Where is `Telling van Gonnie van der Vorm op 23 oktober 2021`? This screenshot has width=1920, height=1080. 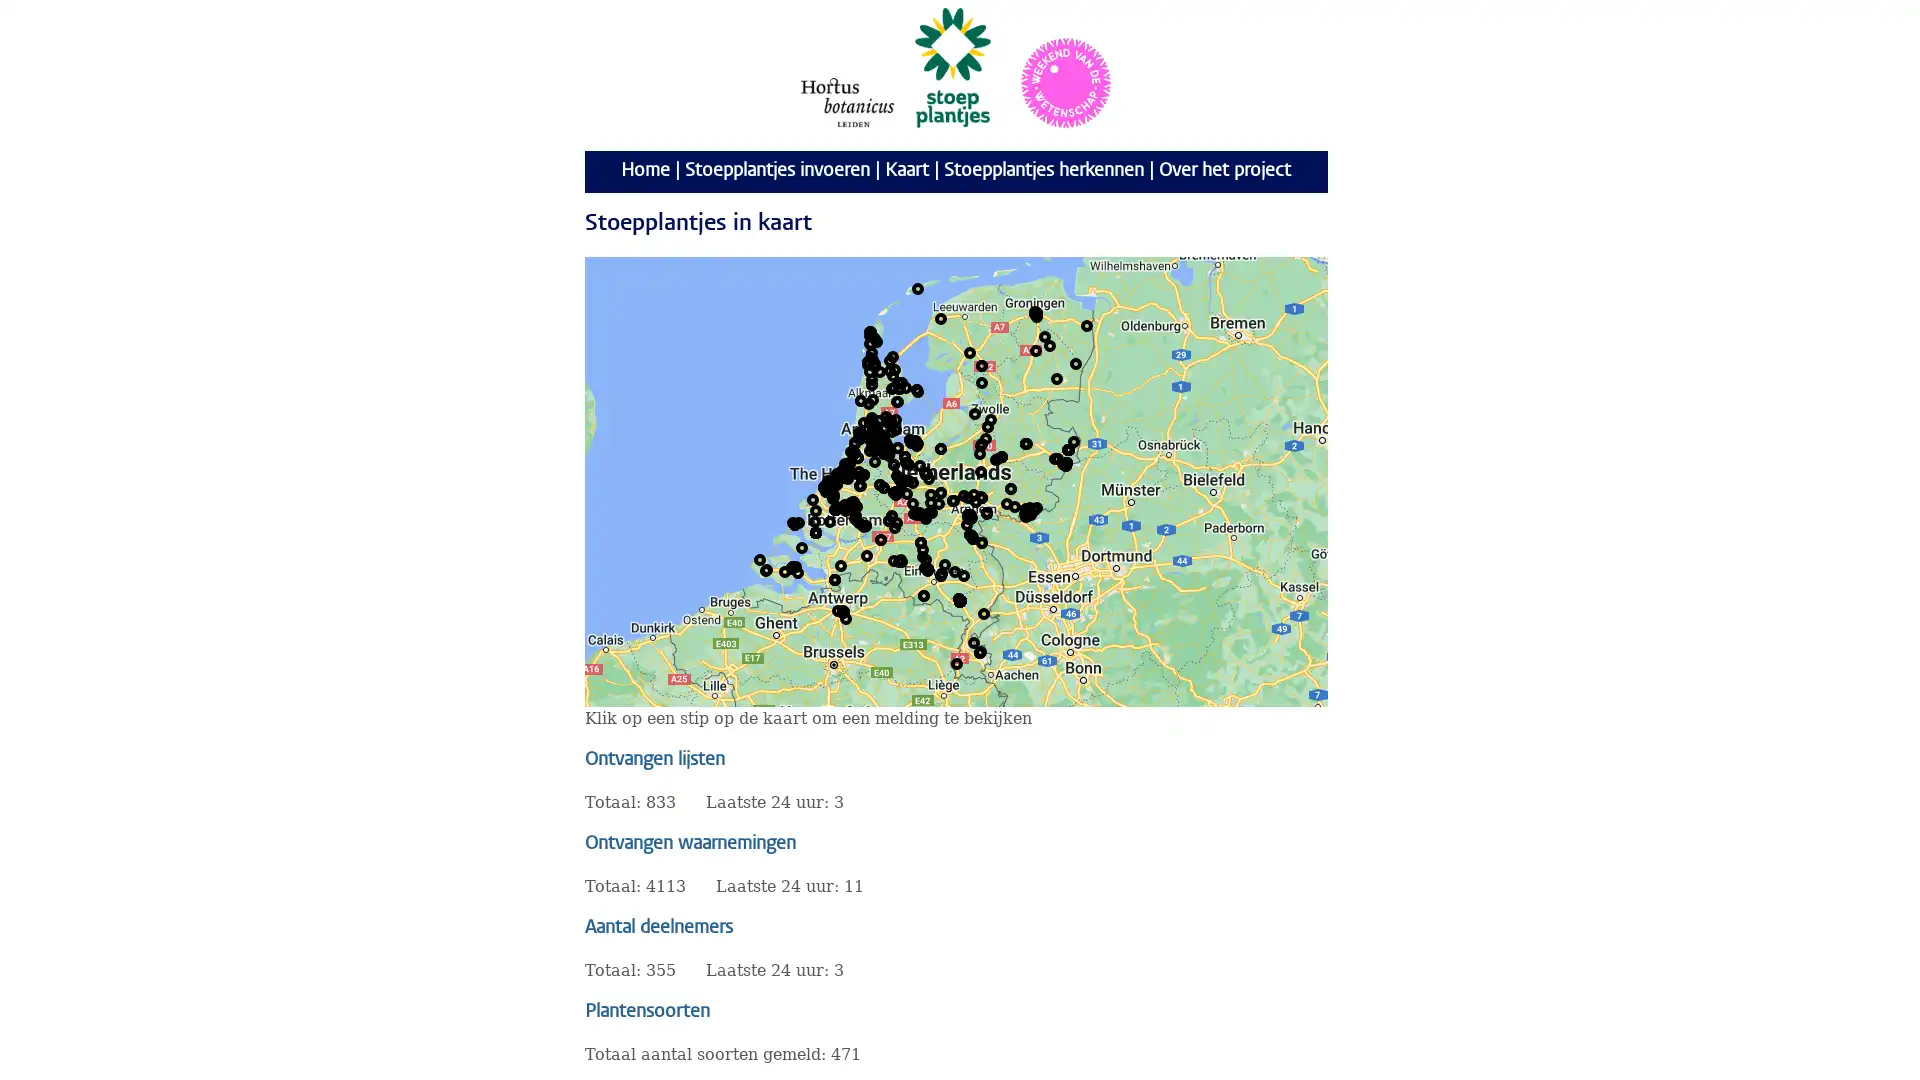
Telling van Gonnie van der Vorm op 23 oktober 2021 is located at coordinates (869, 334).